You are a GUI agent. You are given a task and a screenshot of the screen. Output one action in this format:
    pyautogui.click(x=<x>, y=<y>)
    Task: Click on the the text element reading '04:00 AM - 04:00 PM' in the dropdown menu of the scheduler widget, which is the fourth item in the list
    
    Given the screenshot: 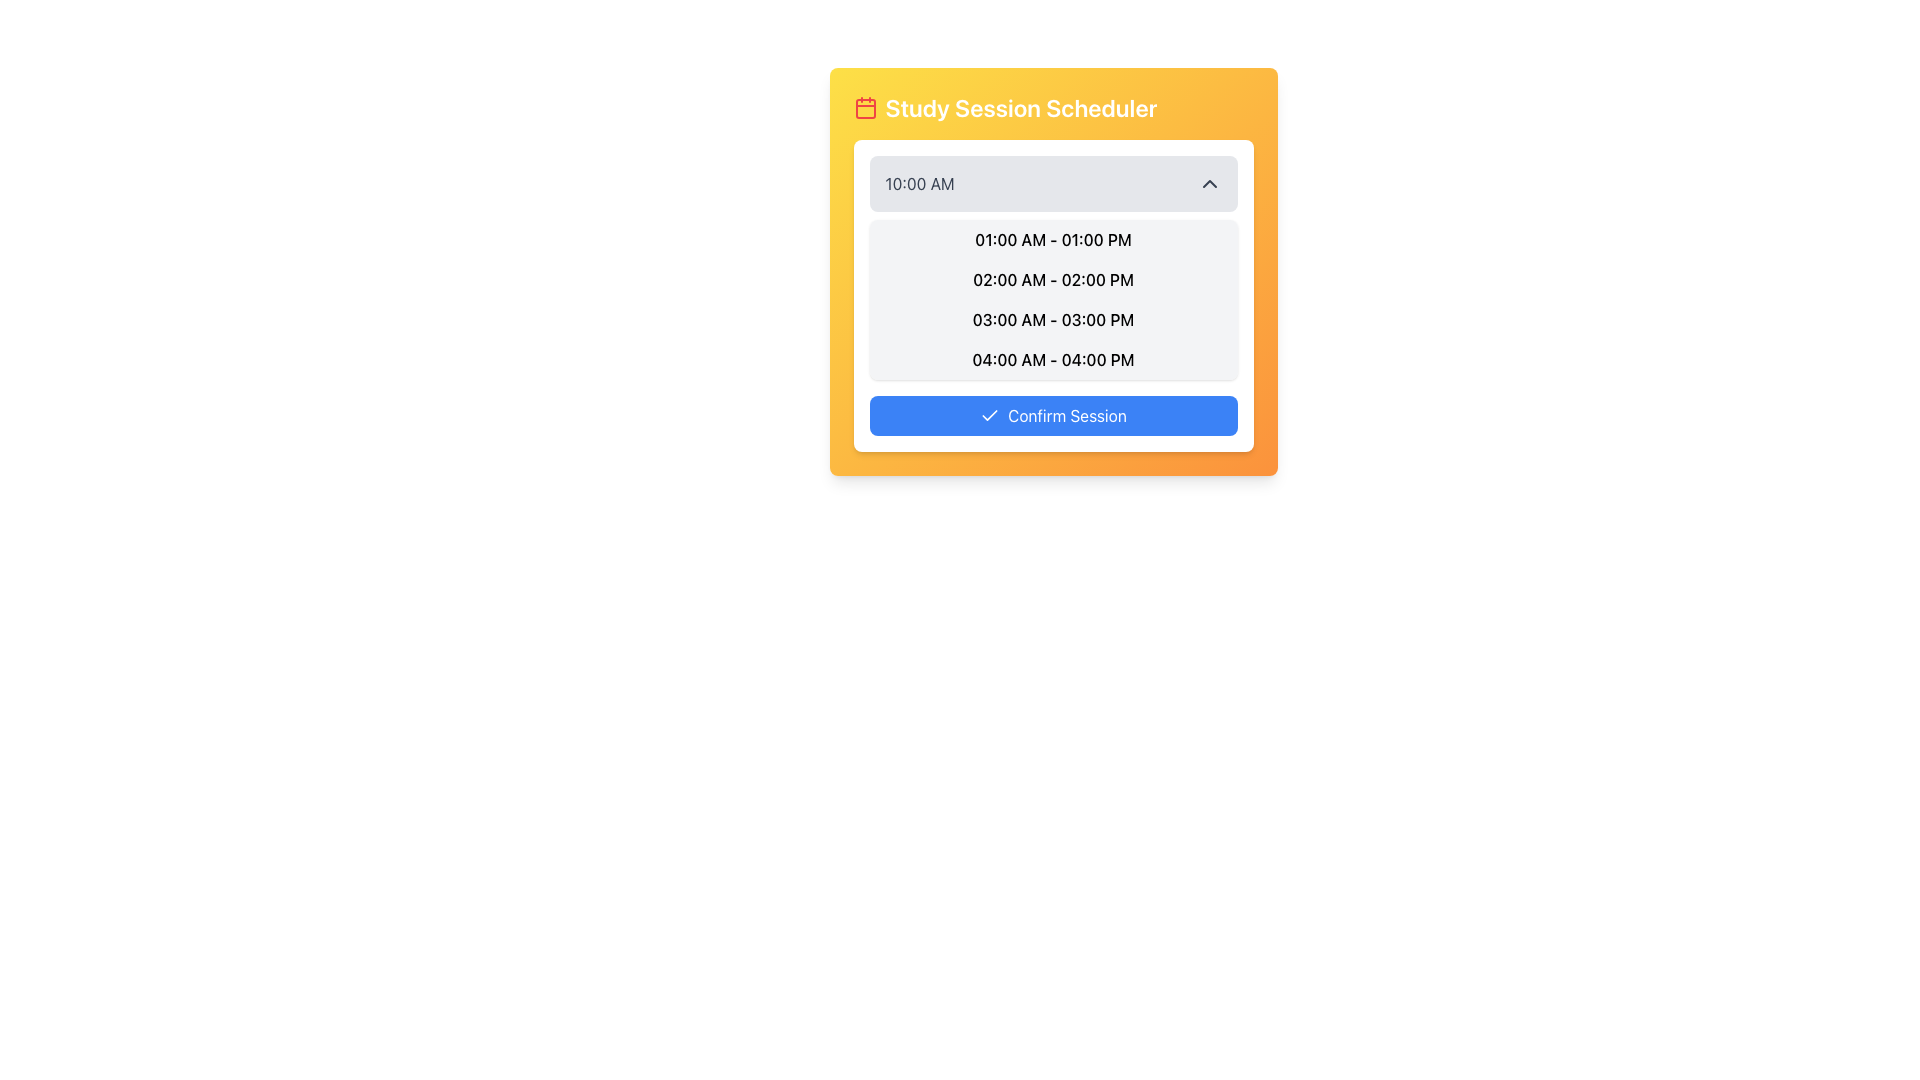 What is the action you would take?
    pyautogui.click(x=1052, y=358)
    